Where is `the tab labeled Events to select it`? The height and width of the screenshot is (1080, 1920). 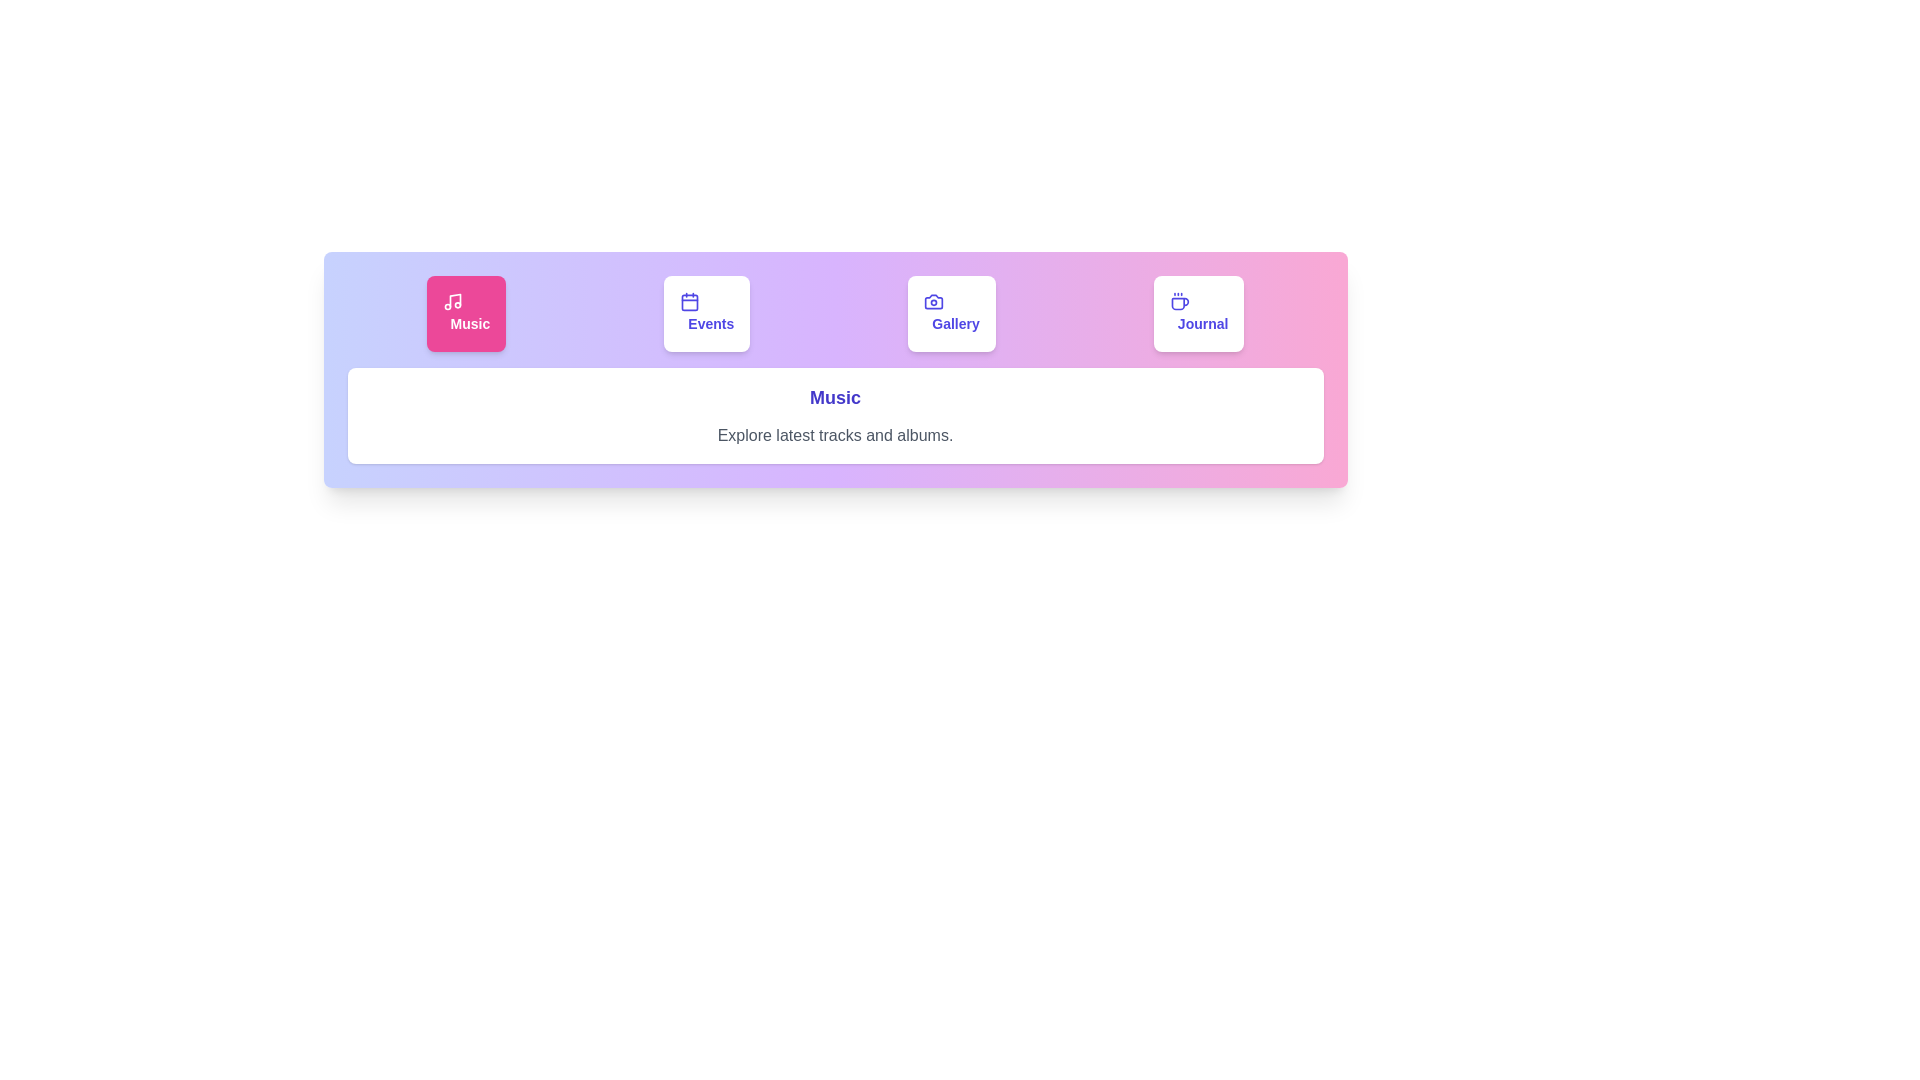
the tab labeled Events to select it is located at coordinates (707, 313).